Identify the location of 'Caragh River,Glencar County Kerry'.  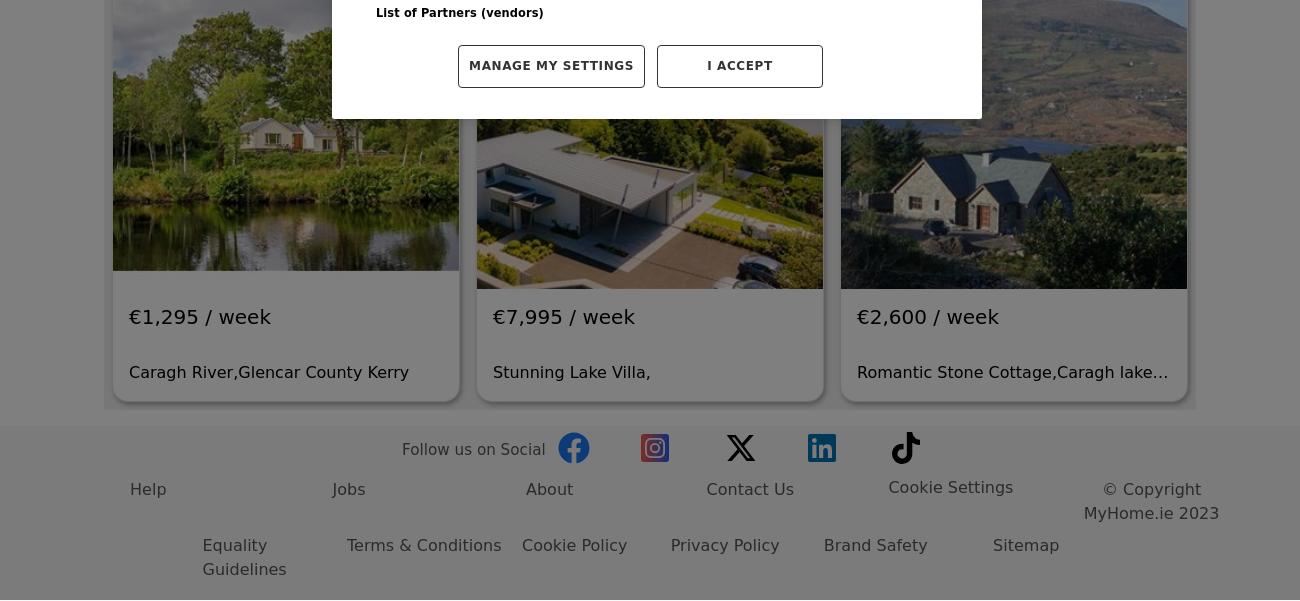
(267, 171).